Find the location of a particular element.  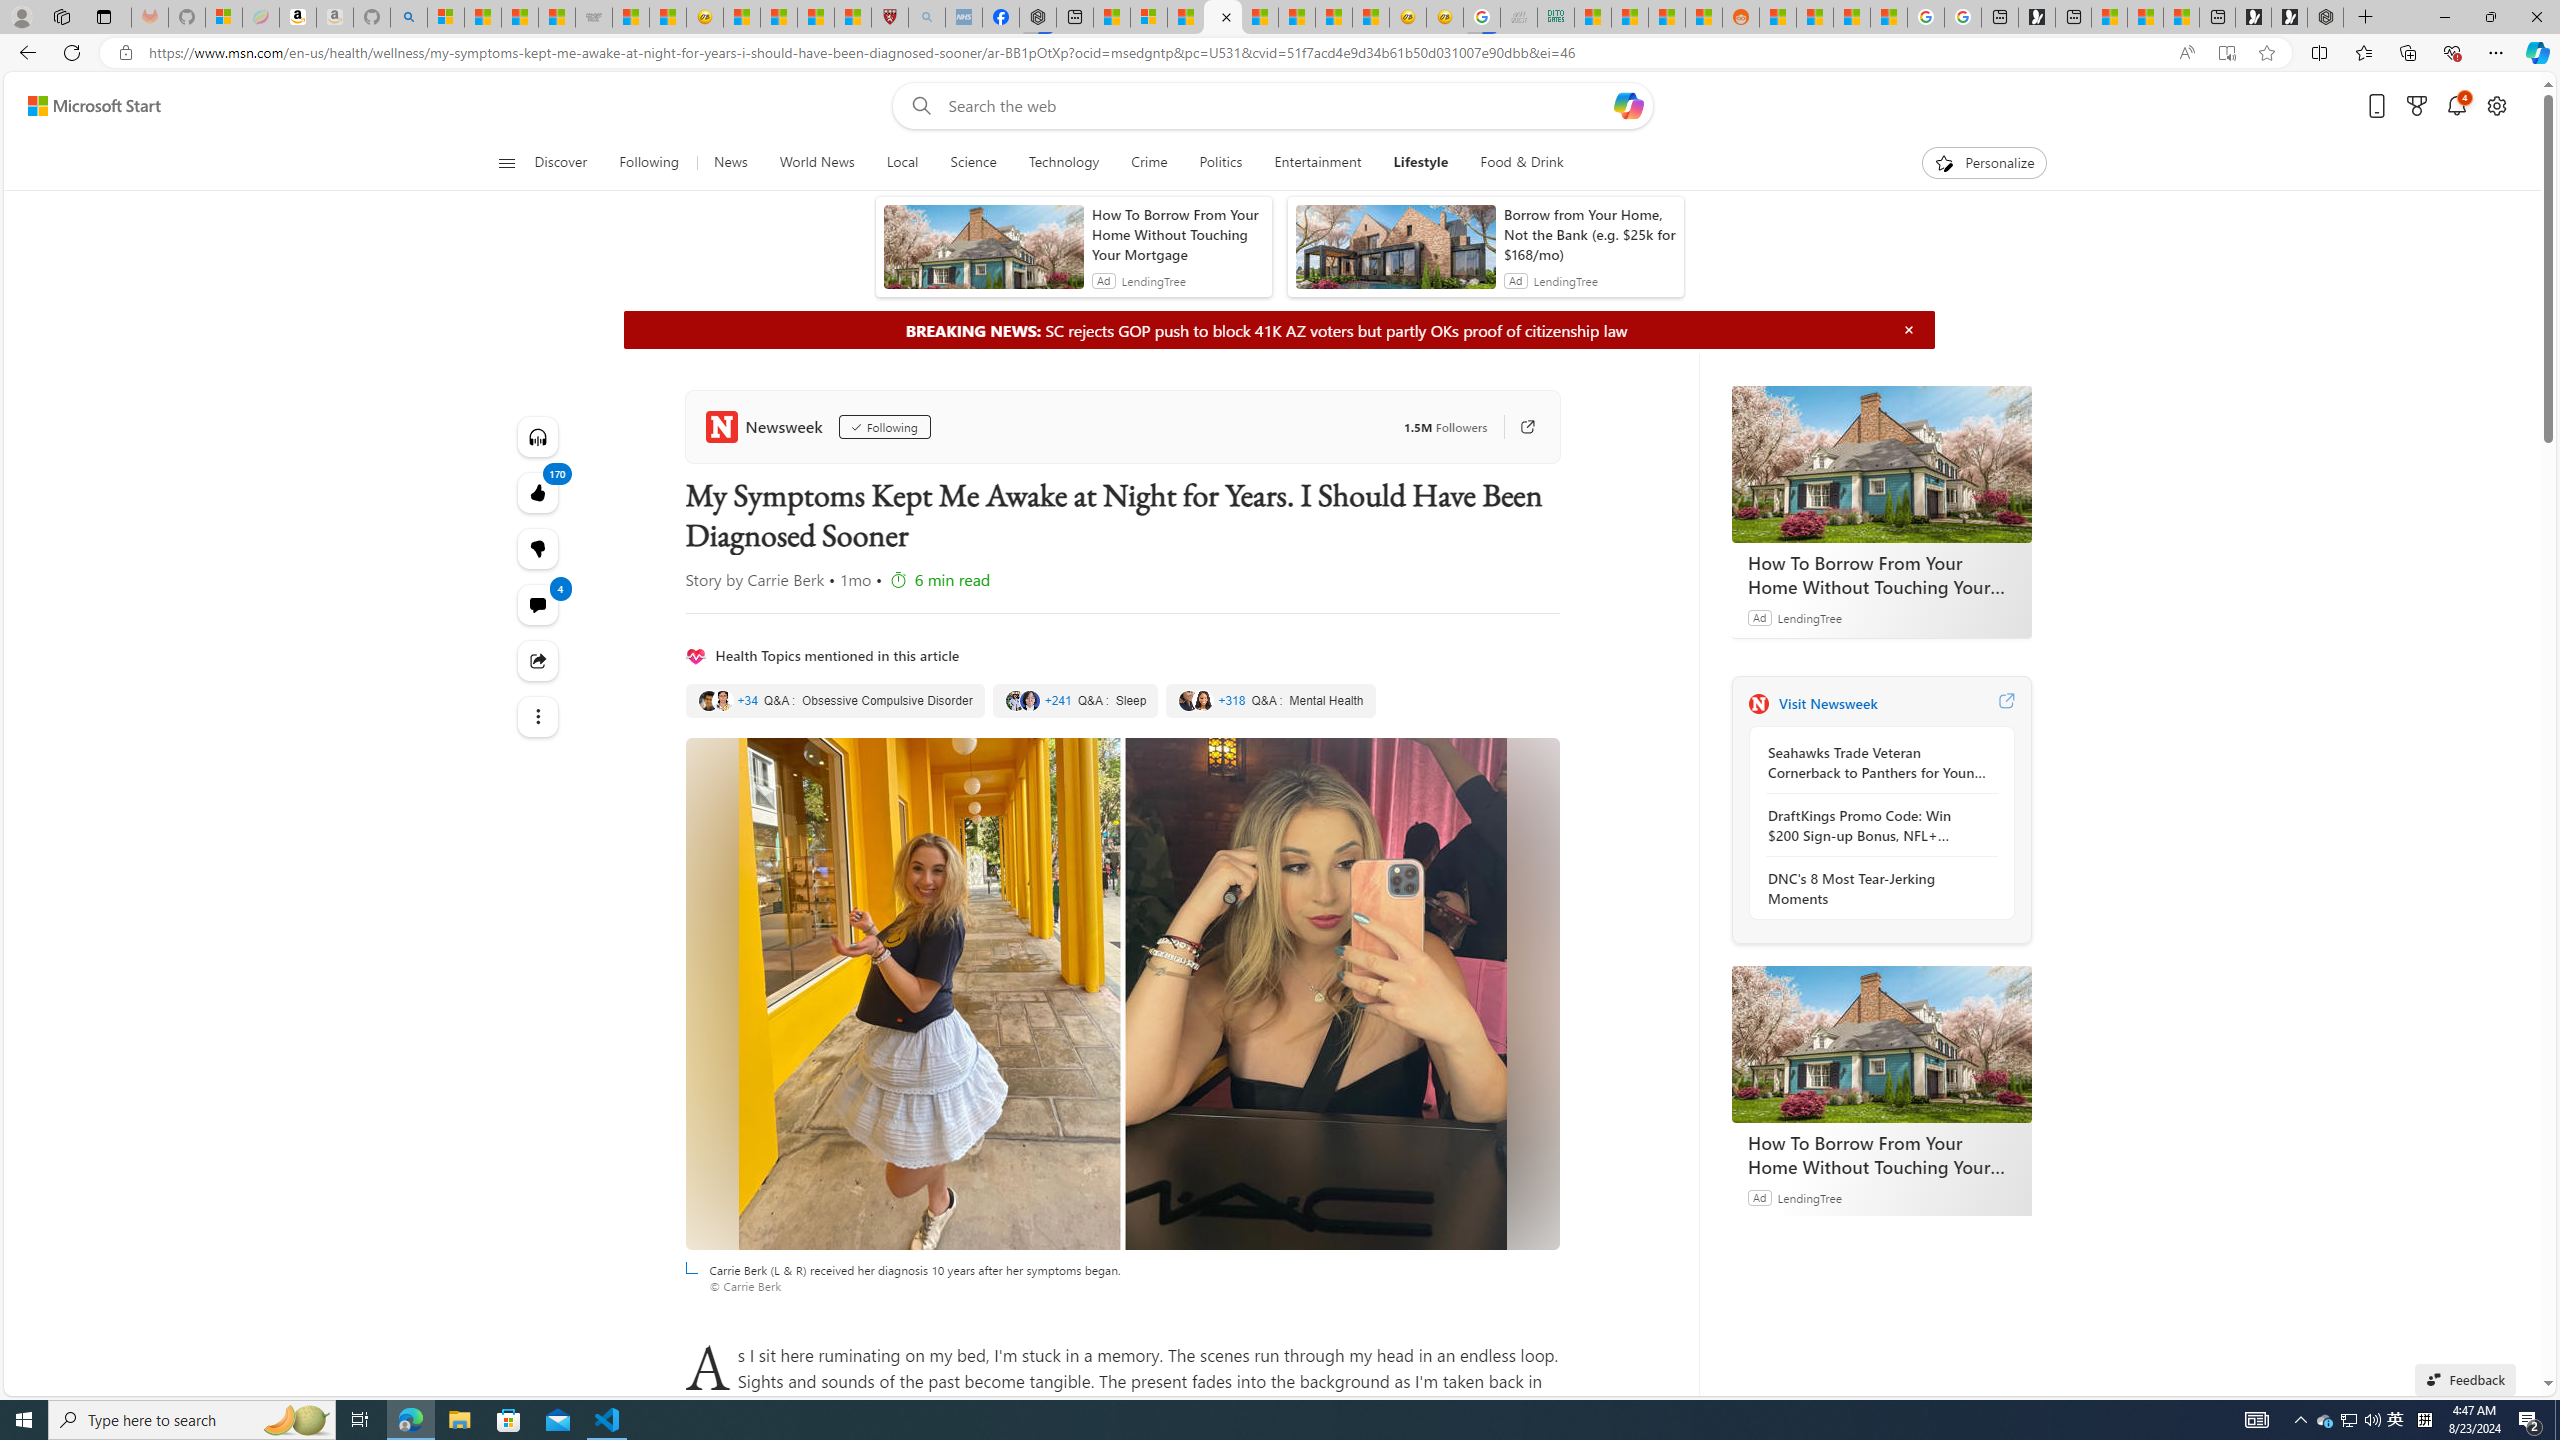

'Hide' is located at coordinates (1907, 329).